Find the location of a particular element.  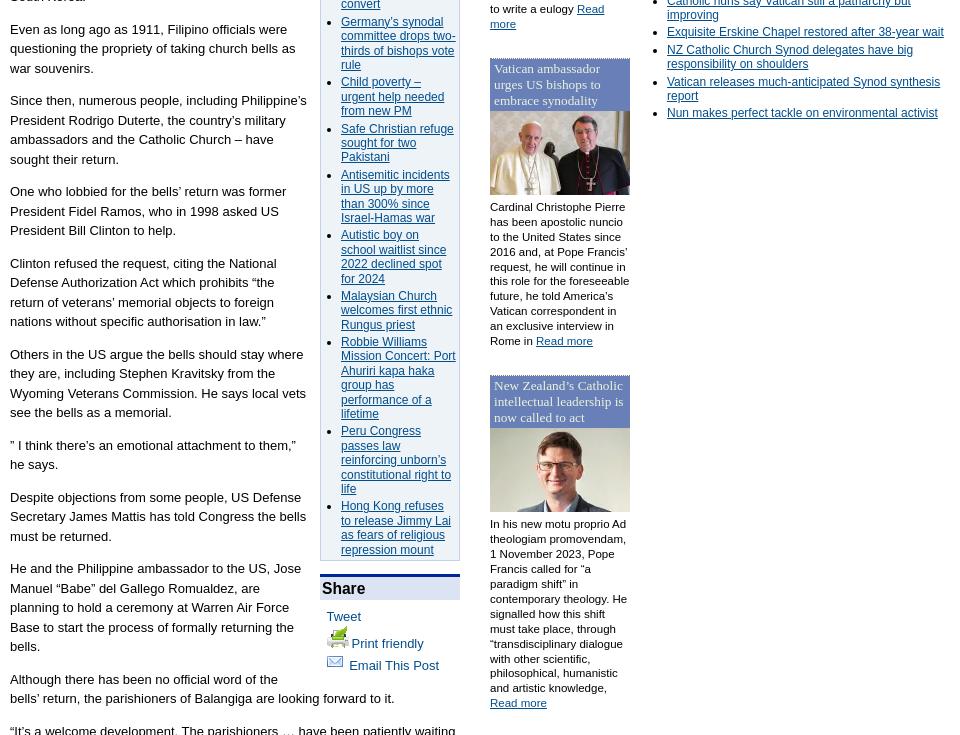

'Despite objections from some people, US Defense Secretary James Mattis has told Congress the bells must be returned.' is located at coordinates (157, 515).